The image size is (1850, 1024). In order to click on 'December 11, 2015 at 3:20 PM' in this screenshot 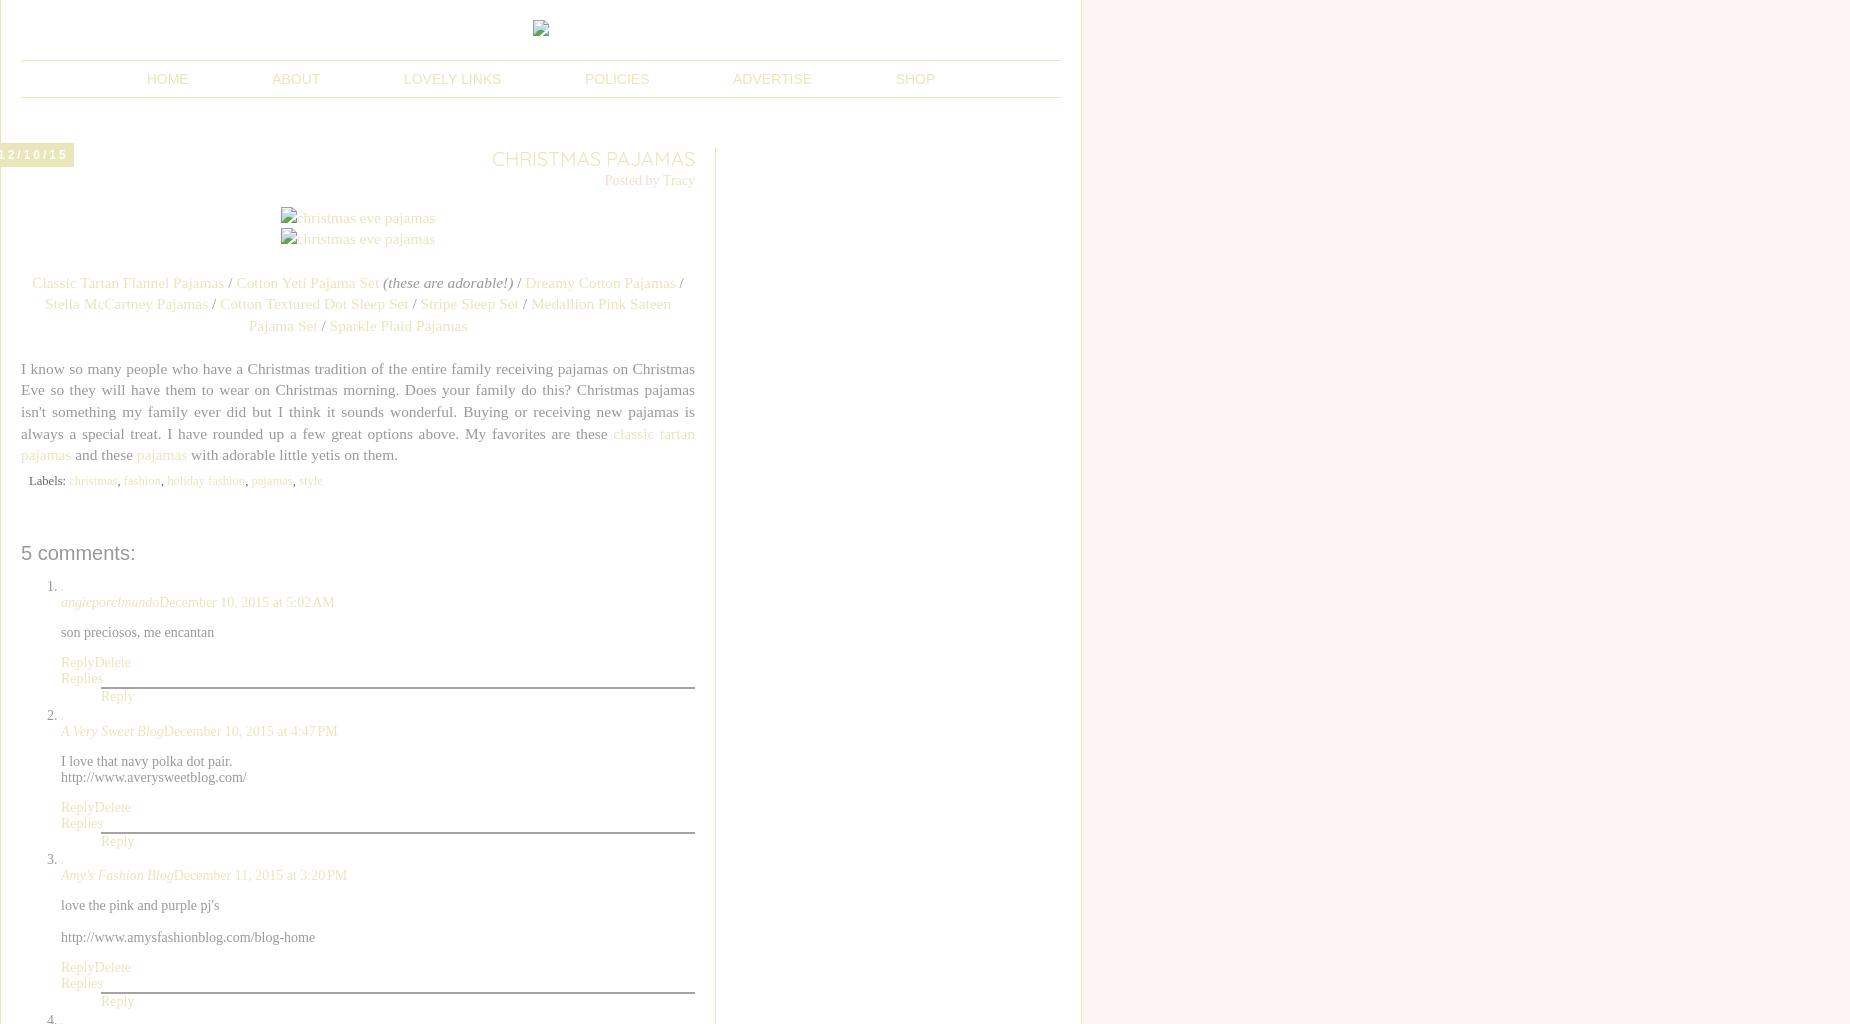, I will do `click(258, 875)`.